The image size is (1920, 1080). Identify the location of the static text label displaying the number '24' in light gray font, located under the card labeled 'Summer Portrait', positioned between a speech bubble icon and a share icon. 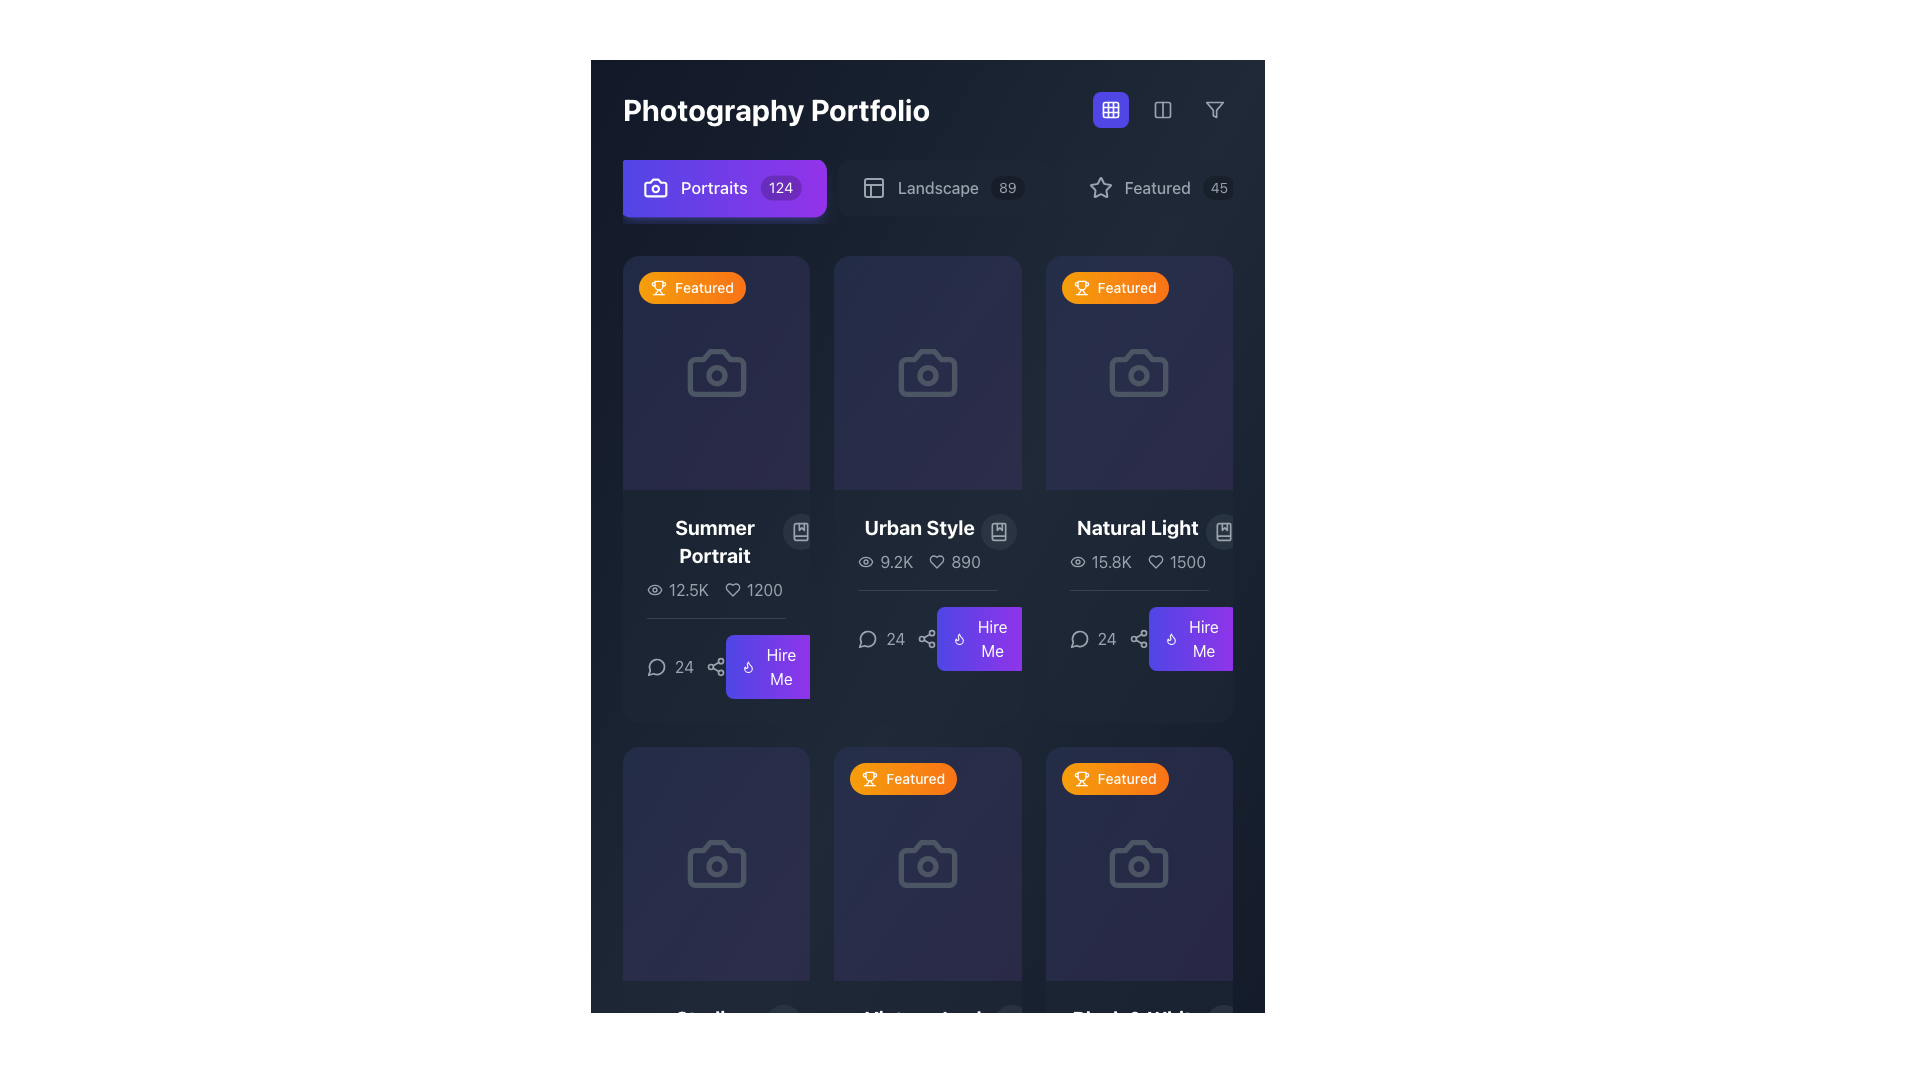
(684, 667).